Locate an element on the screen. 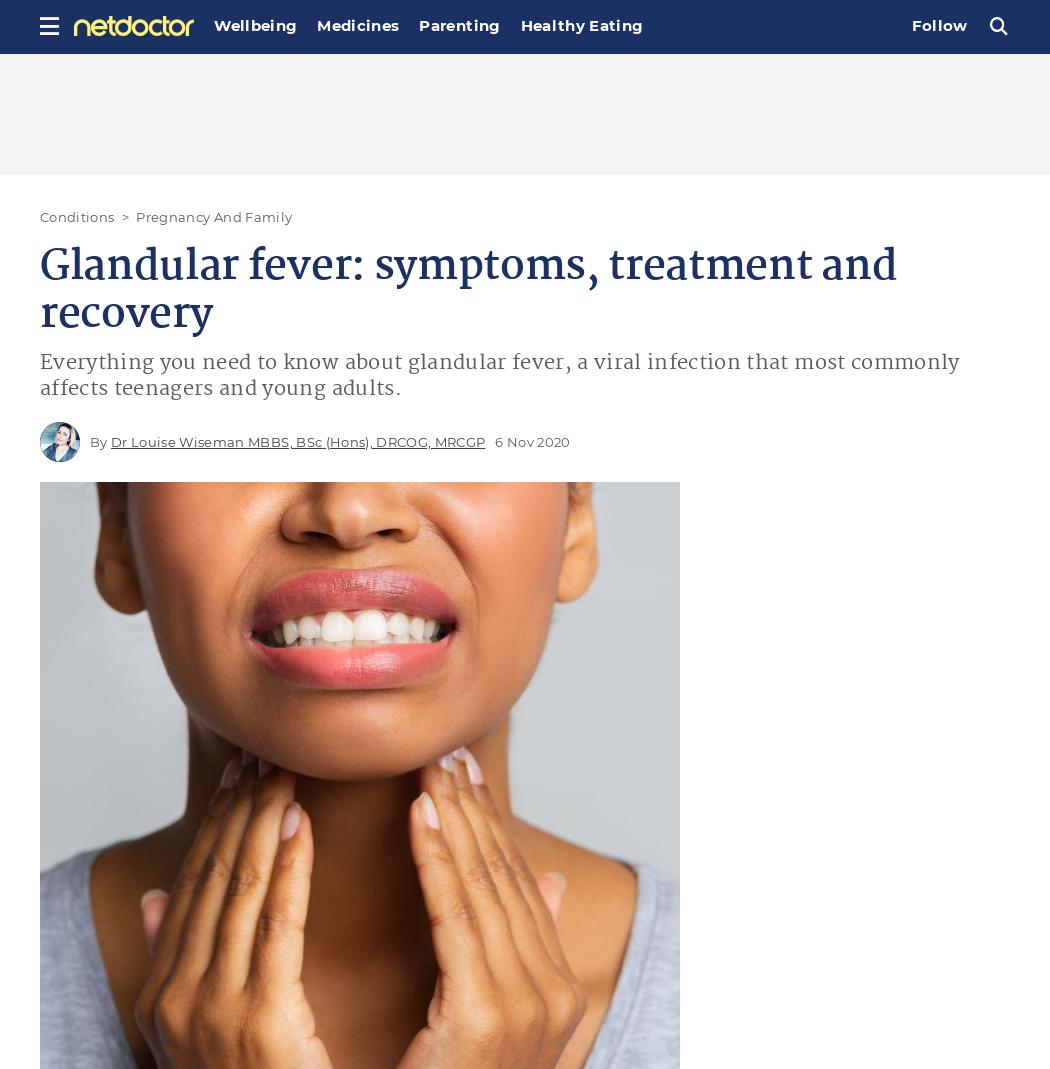 The height and width of the screenshot is (1069, 1050). 'Glandular fever: symptoms, treatment and recovery' is located at coordinates (468, 290).